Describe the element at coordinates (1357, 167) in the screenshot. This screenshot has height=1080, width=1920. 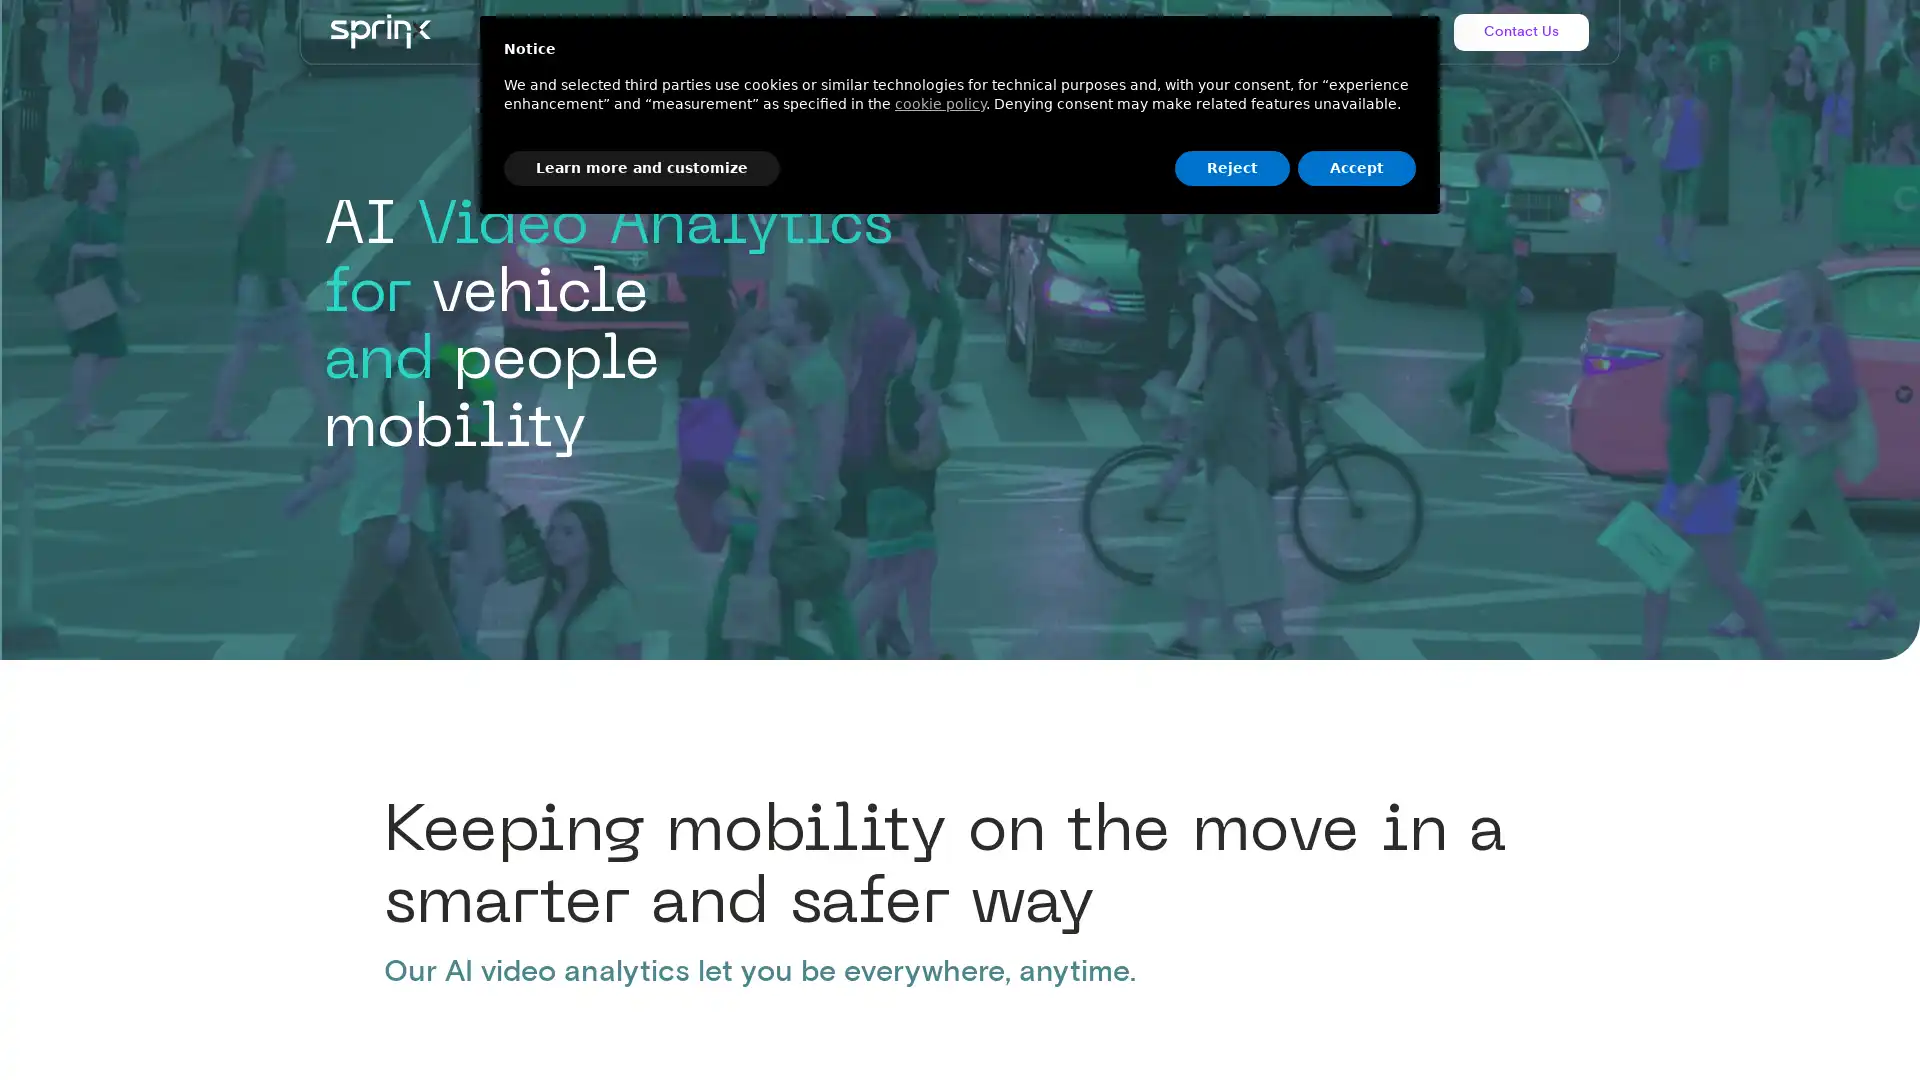
I see `Accept` at that location.